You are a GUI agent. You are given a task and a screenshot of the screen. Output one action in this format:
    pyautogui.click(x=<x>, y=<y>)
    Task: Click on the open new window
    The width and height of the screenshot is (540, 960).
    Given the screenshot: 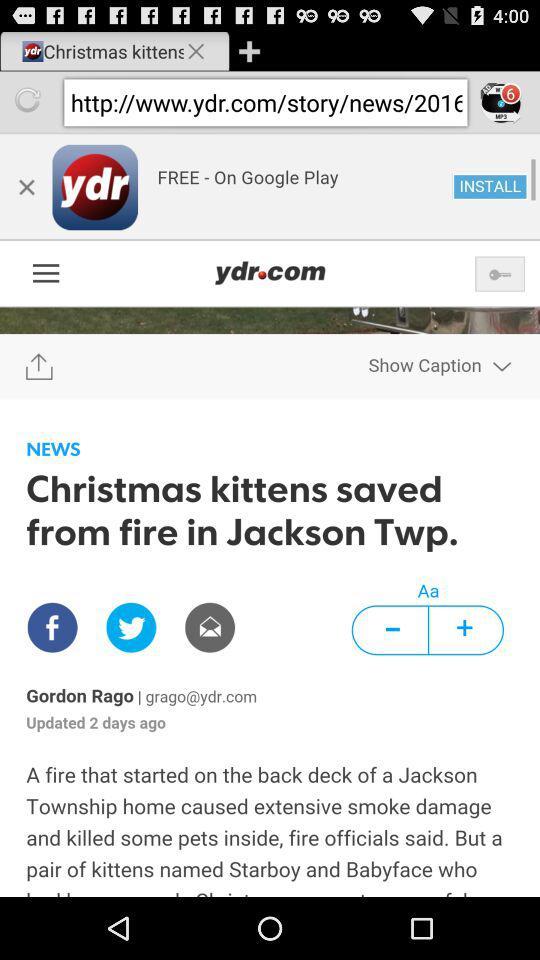 What is the action you would take?
    pyautogui.click(x=249, y=50)
    